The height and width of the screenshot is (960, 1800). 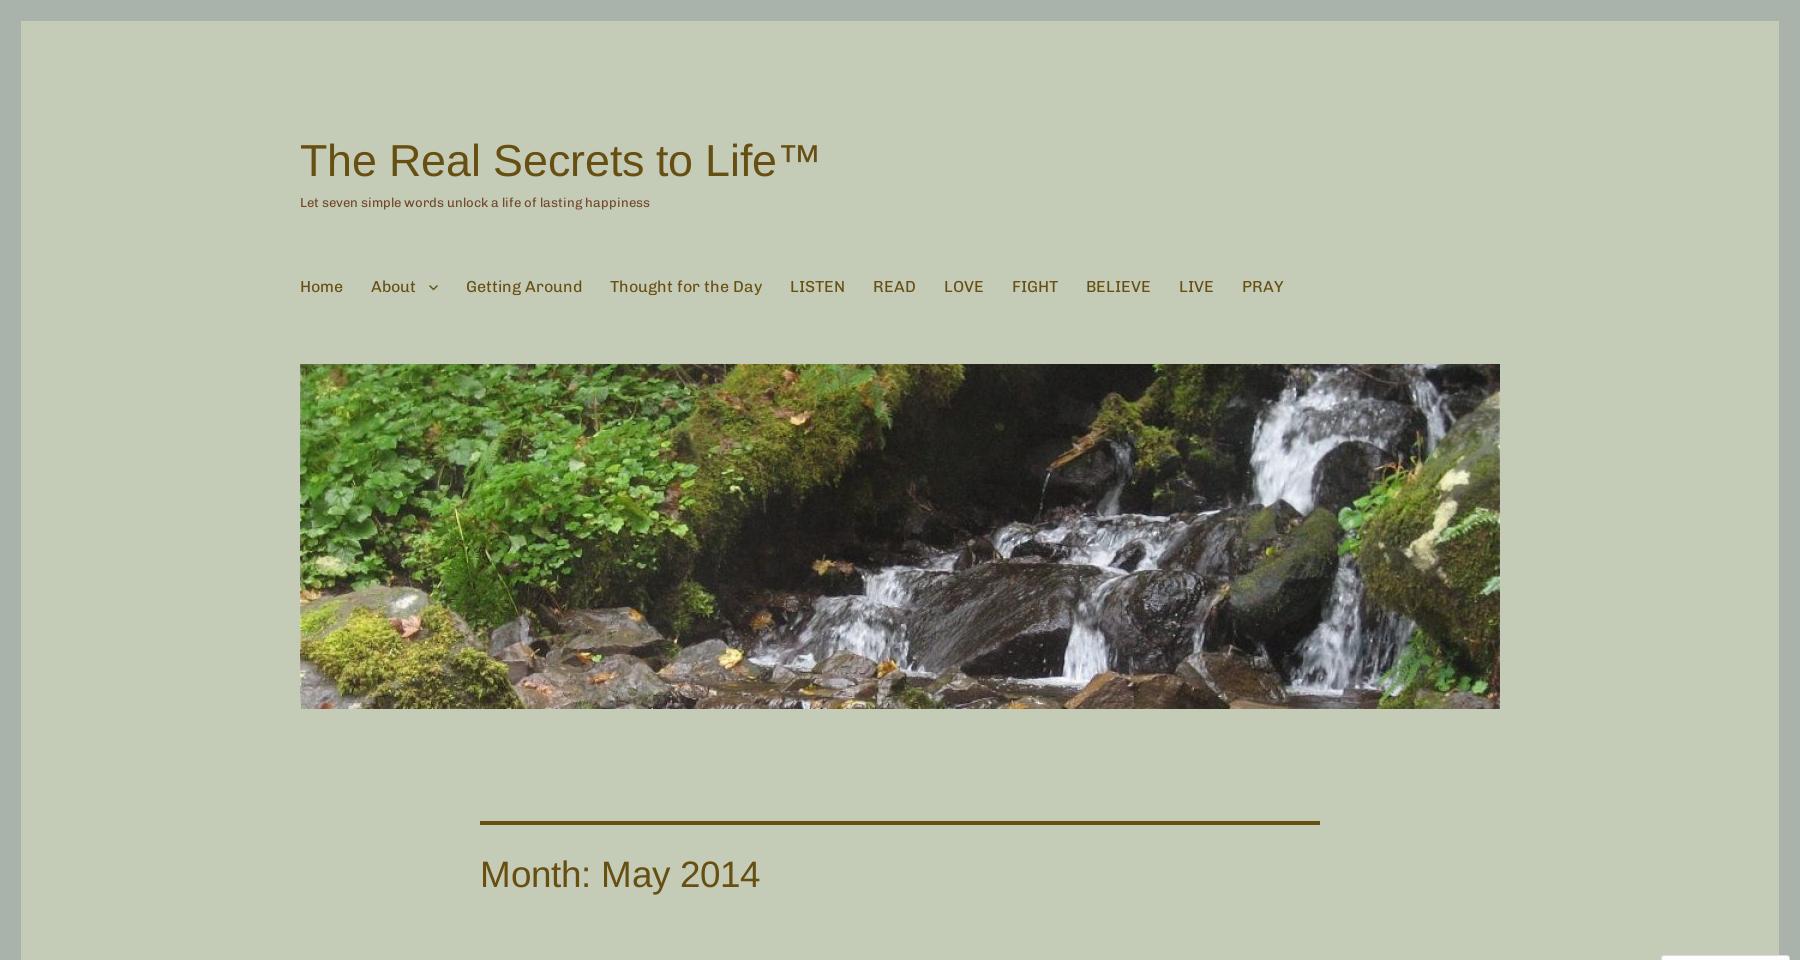 What do you see at coordinates (679, 872) in the screenshot?
I see `'May 2014'` at bounding box center [679, 872].